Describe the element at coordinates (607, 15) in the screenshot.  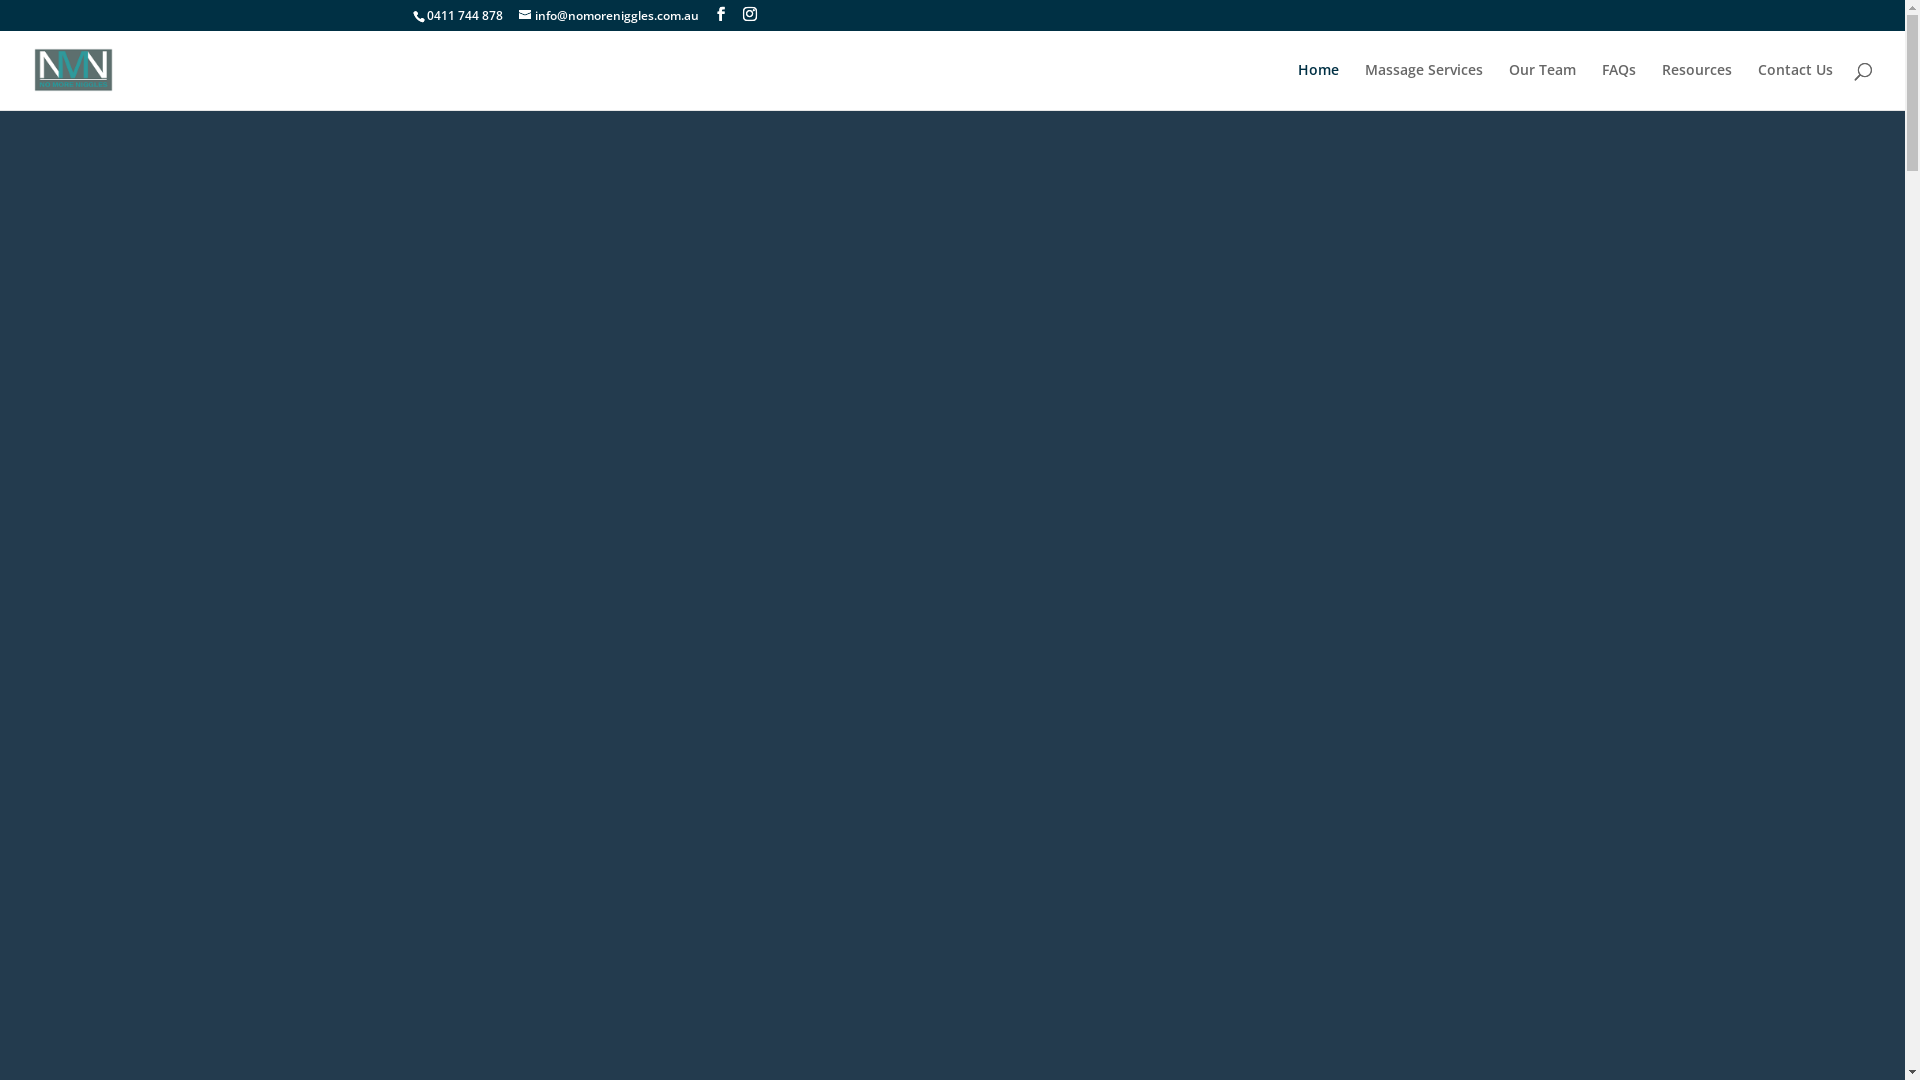
I see `'info@nomoreniggles.com.au'` at that location.